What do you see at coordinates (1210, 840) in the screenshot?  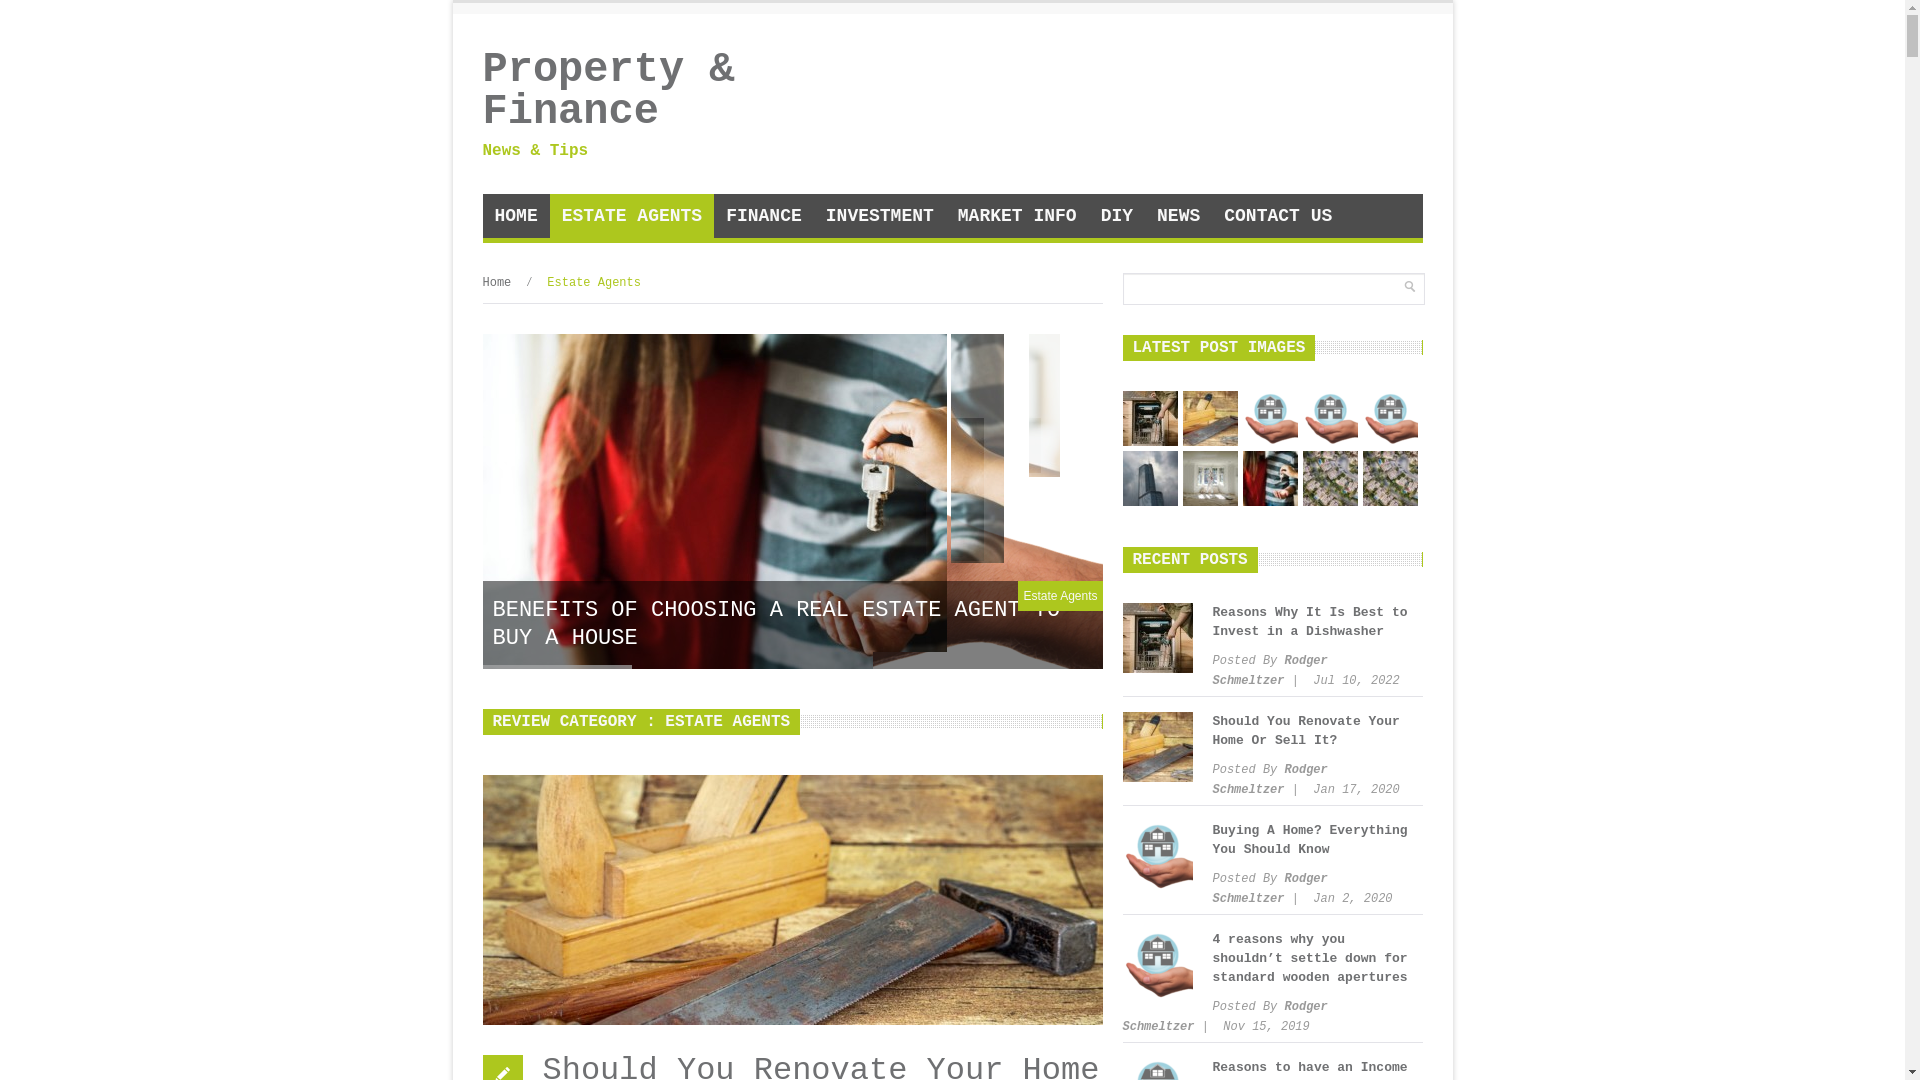 I see `'Buying A Home? Everything You Should Know'` at bounding box center [1210, 840].